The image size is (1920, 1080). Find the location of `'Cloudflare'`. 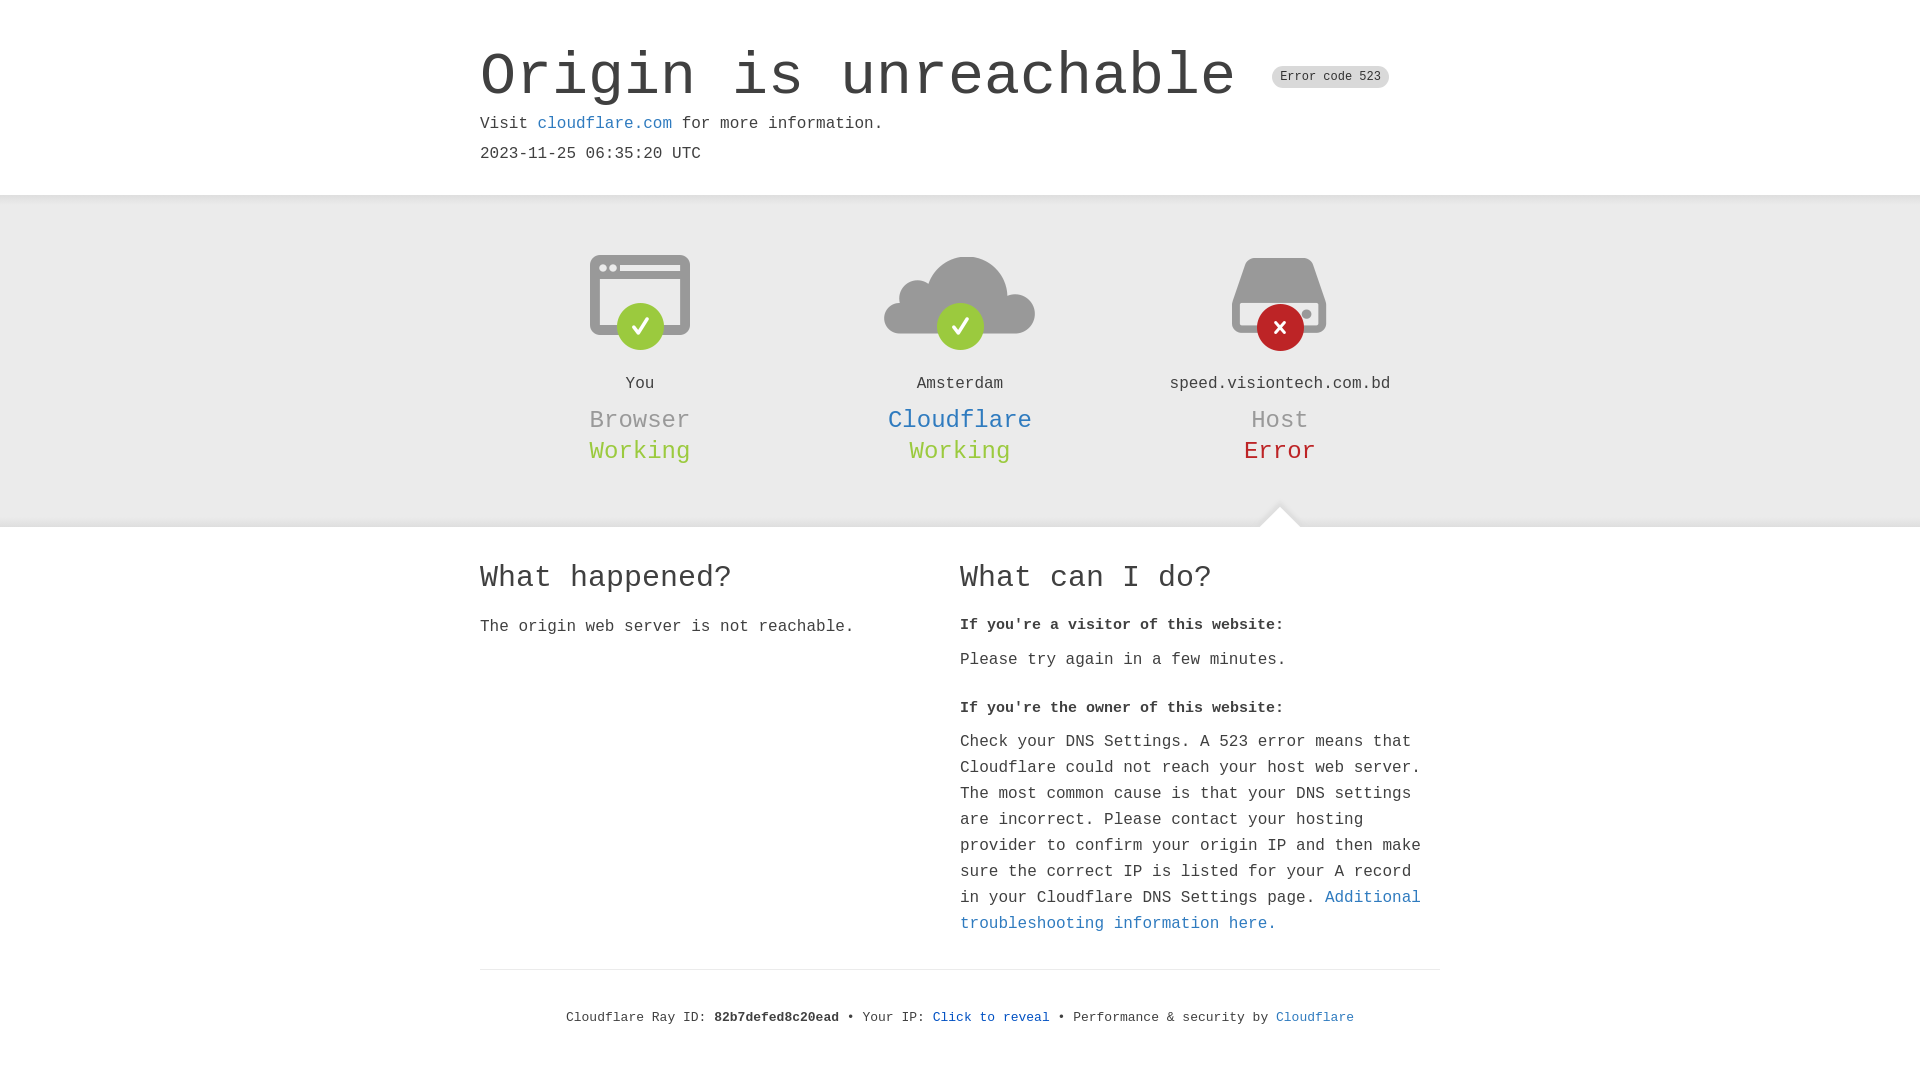

'Cloudflare' is located at coordinates (960, 419).